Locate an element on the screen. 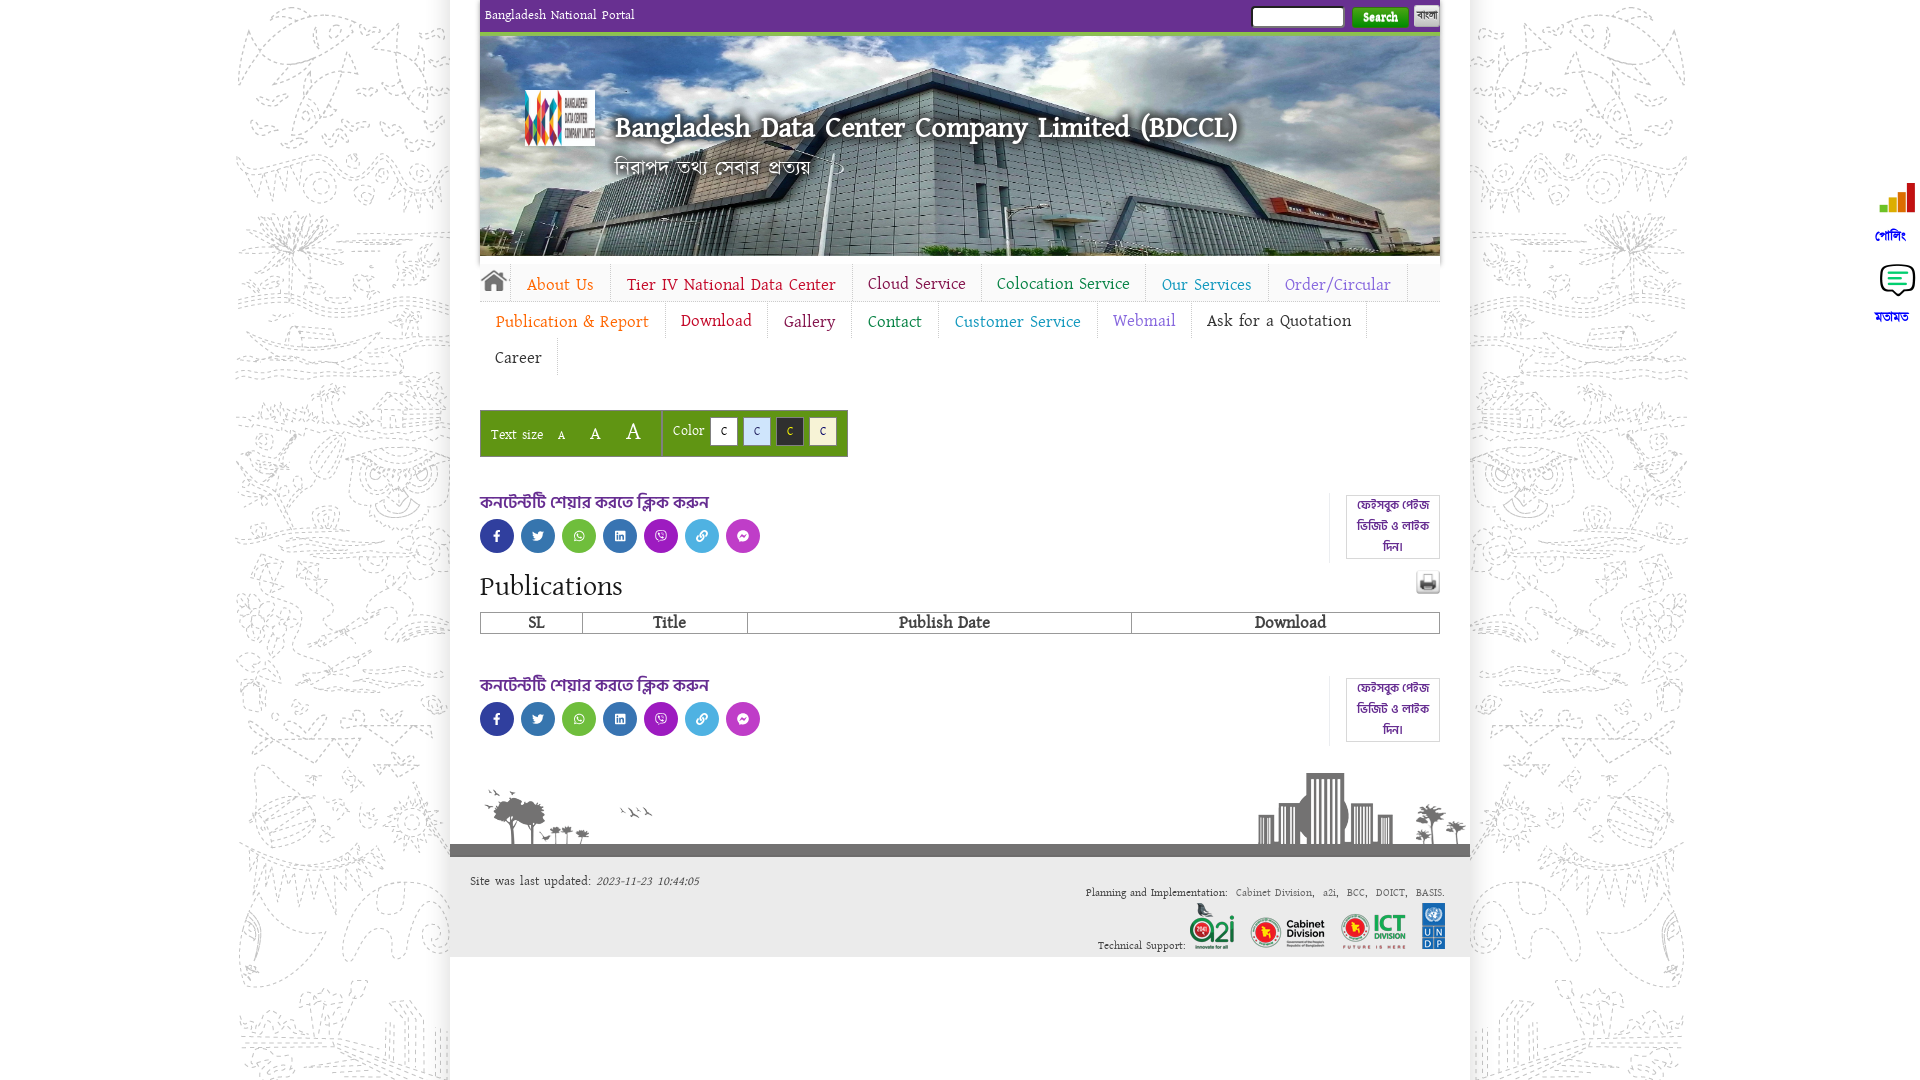  'About Us' is located at coordinates (560, 285).